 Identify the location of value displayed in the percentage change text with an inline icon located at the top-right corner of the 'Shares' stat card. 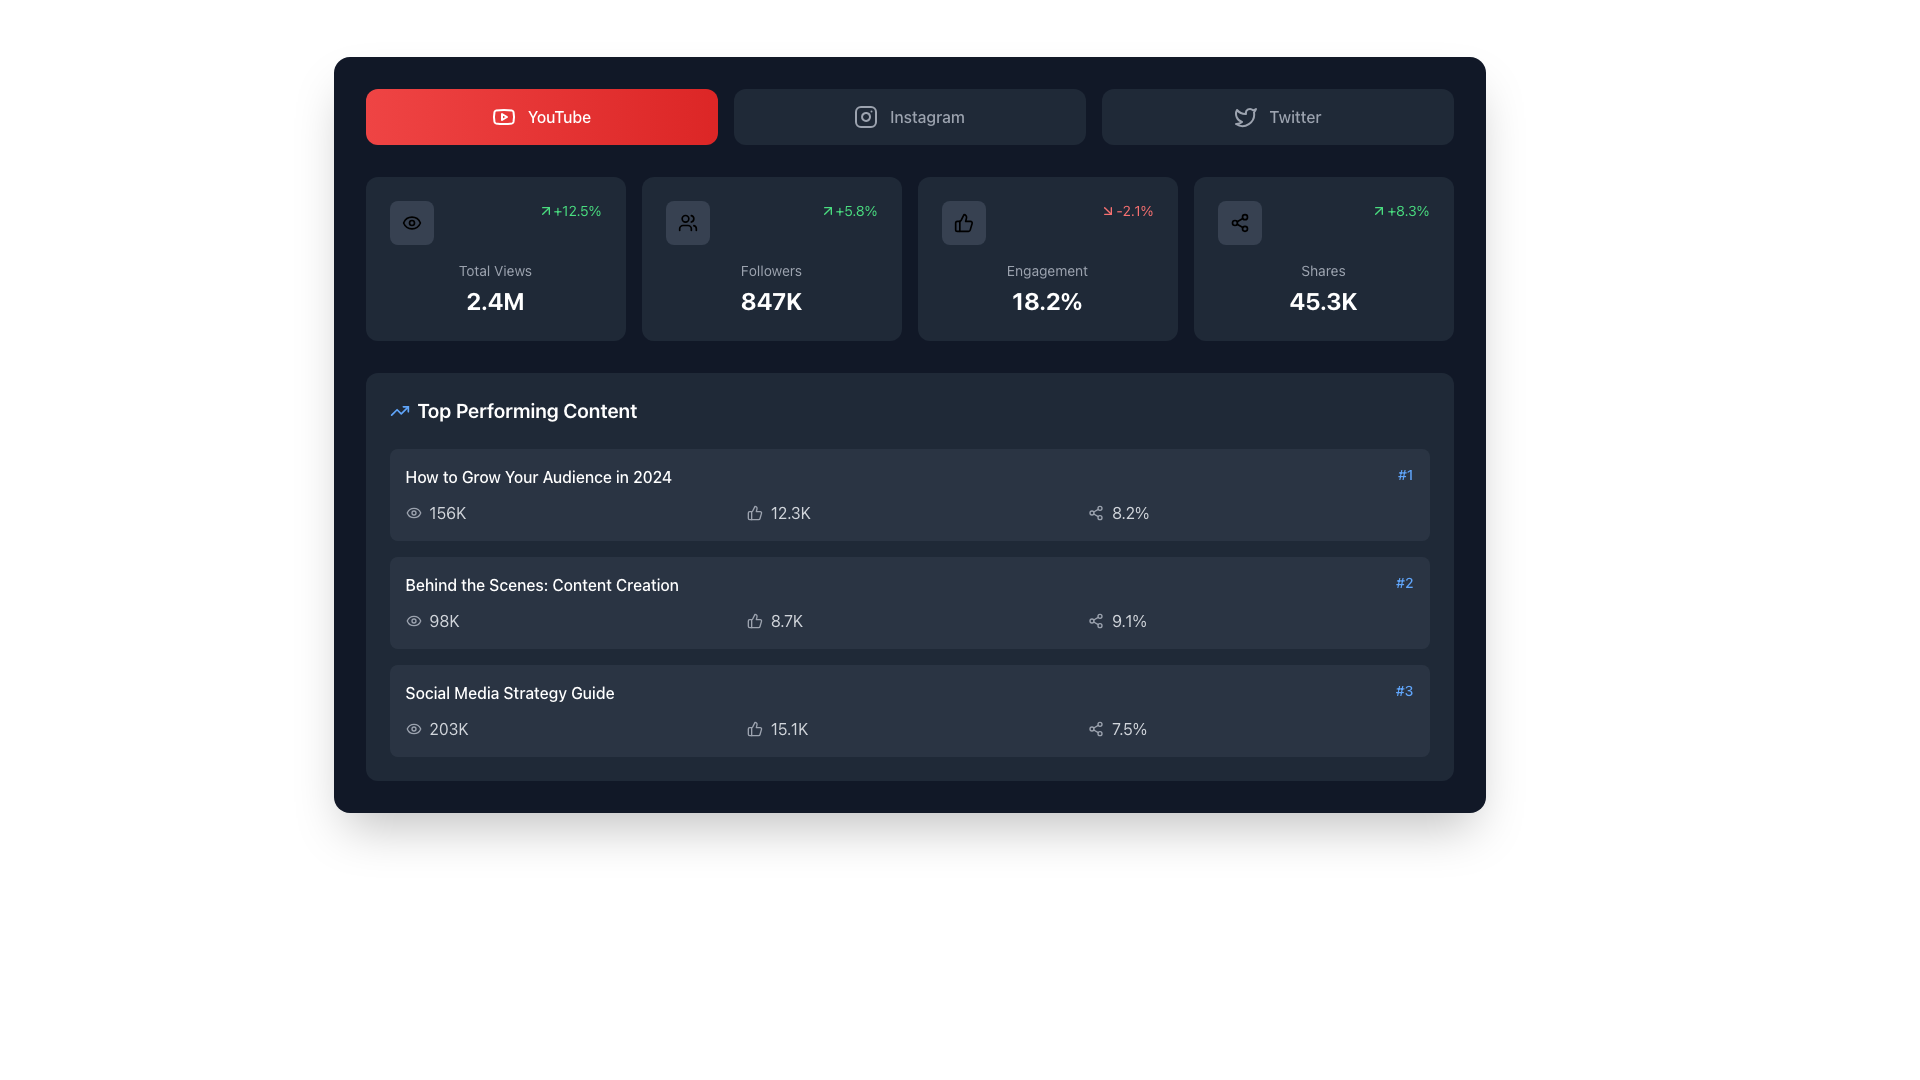
(1399, 211).